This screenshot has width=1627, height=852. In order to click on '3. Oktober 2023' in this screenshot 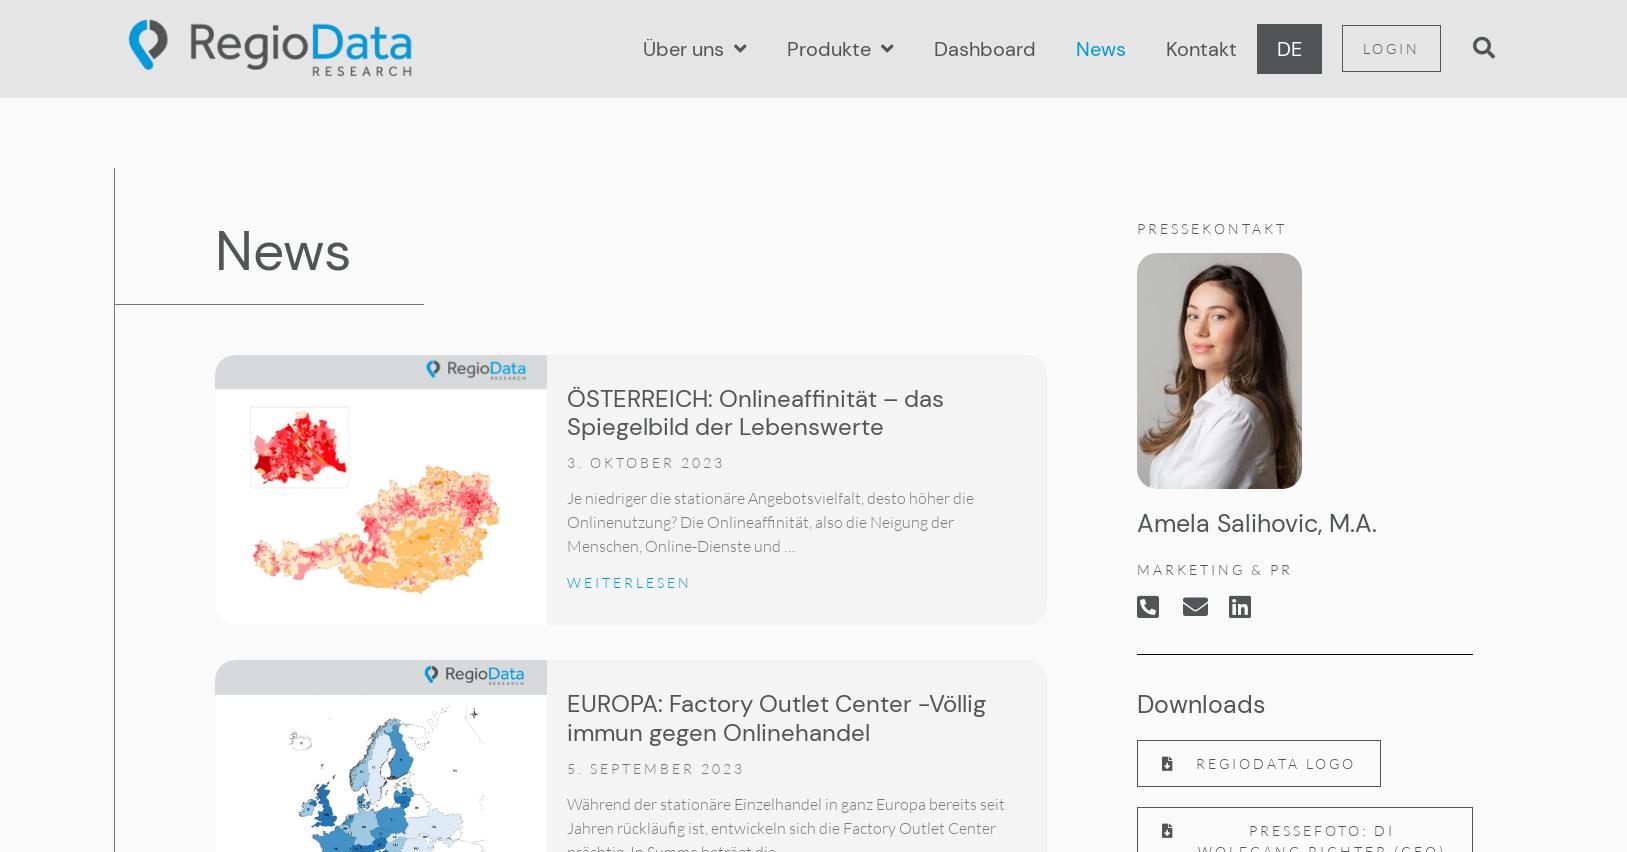, I will do `click(644, 462)`.